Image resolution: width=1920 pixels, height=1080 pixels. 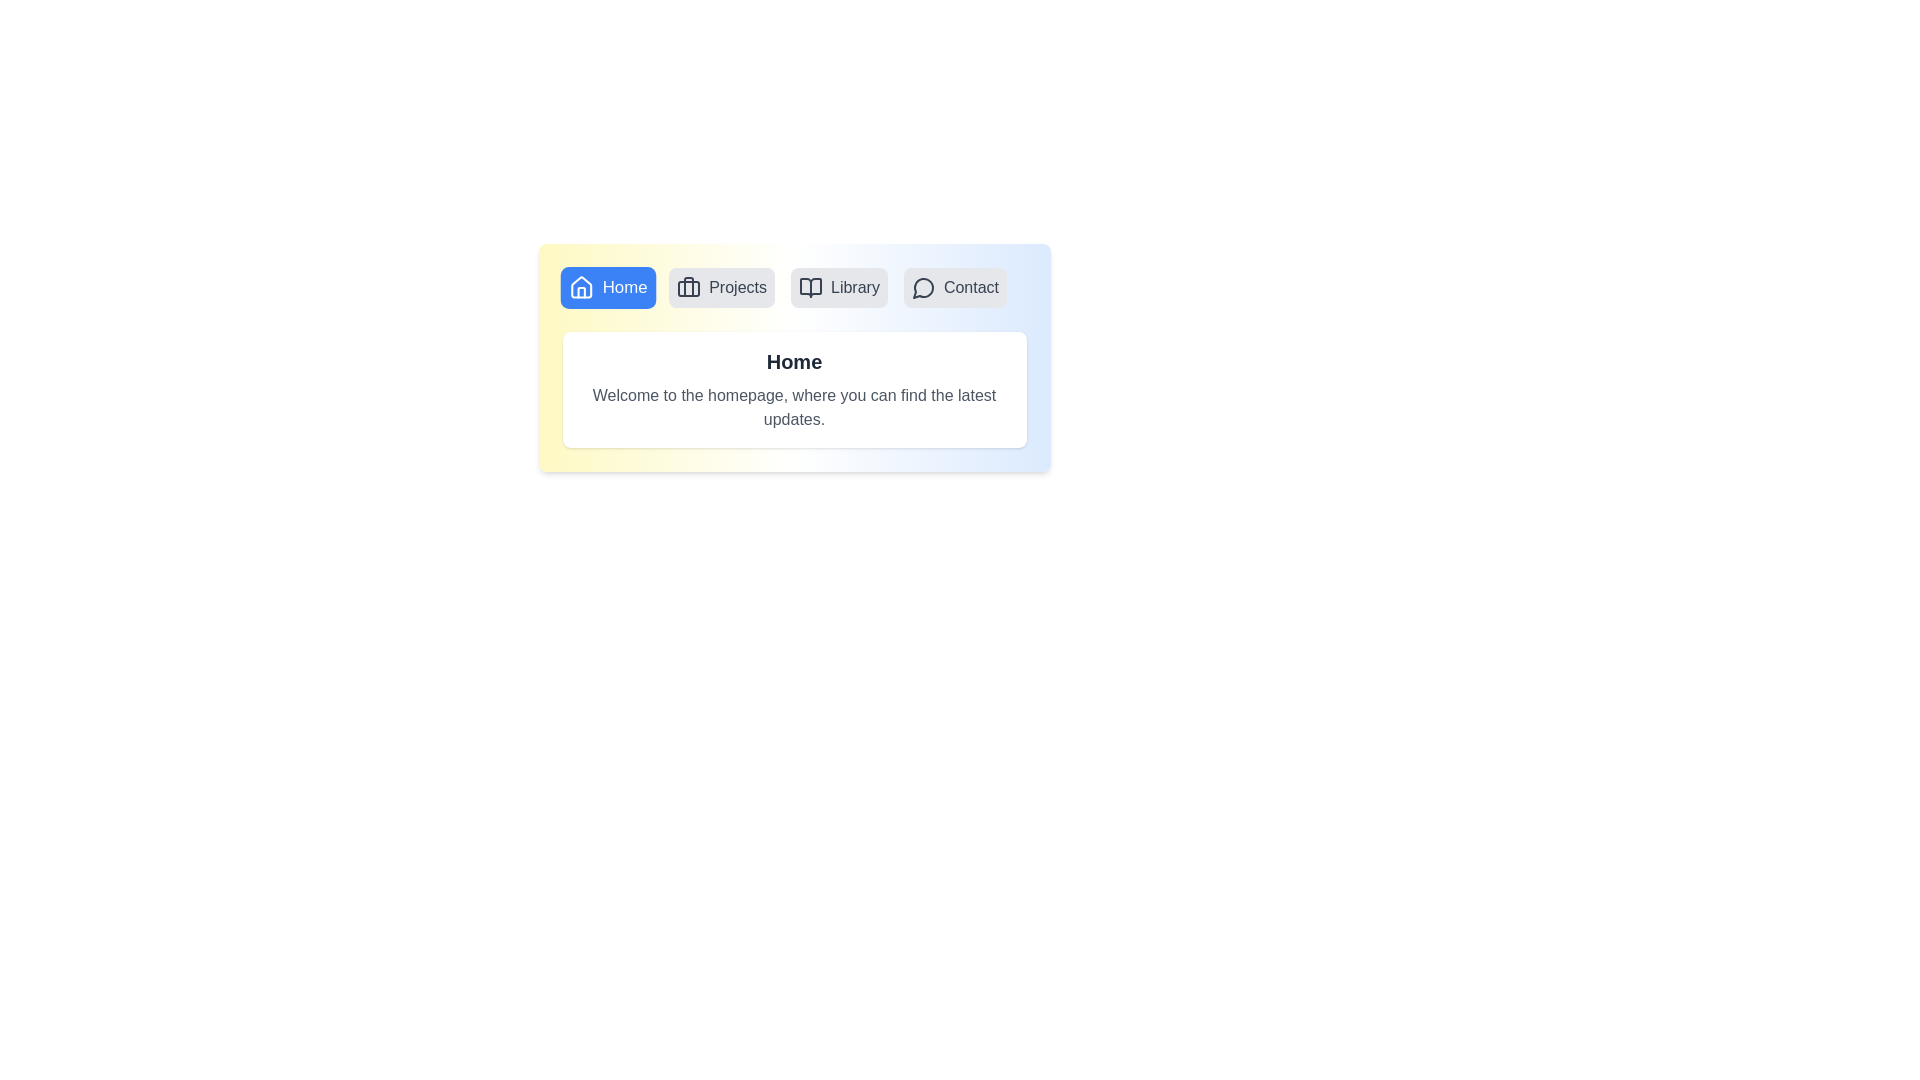 I want to click on the Library tab to view its content, so click(x=839, y=288).